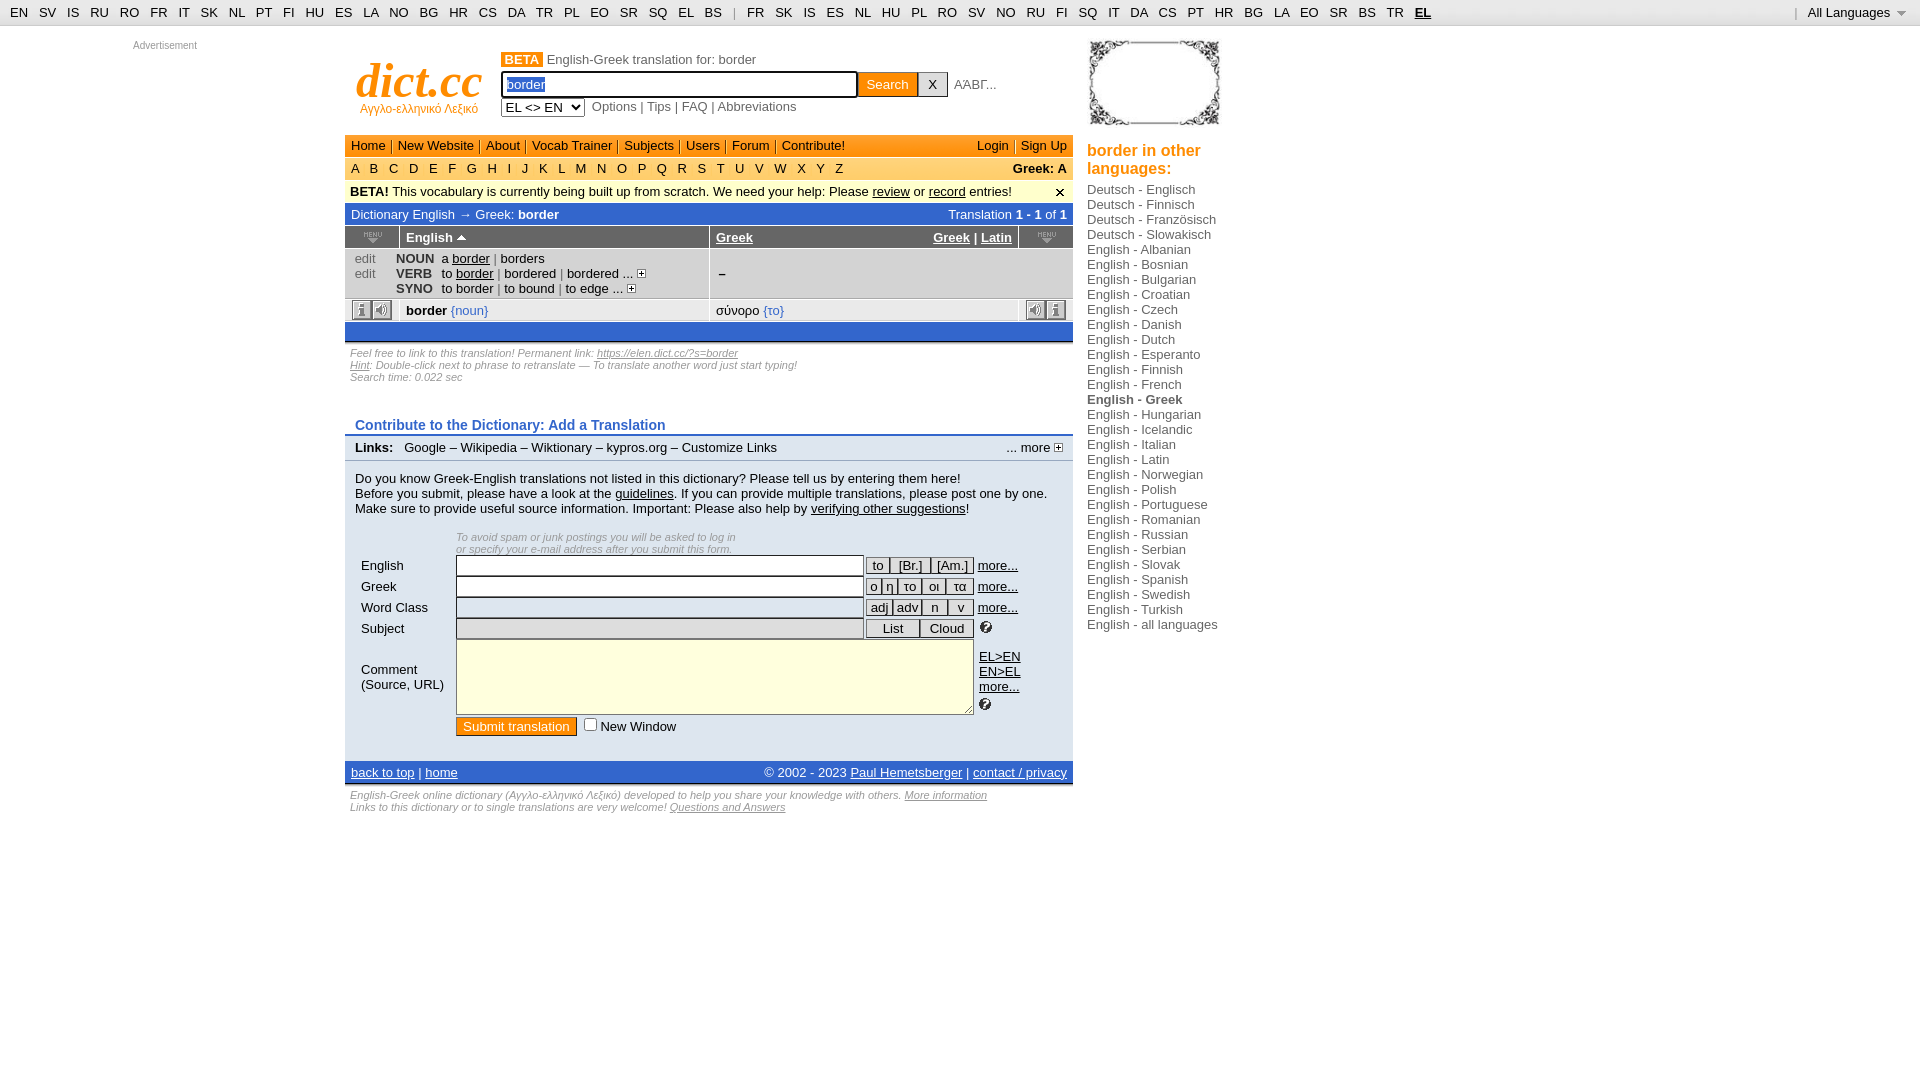 Image resolution: width=1920 pixels, height=1080 pixels. I want to click on 'Submit translation', so click(516, 726).